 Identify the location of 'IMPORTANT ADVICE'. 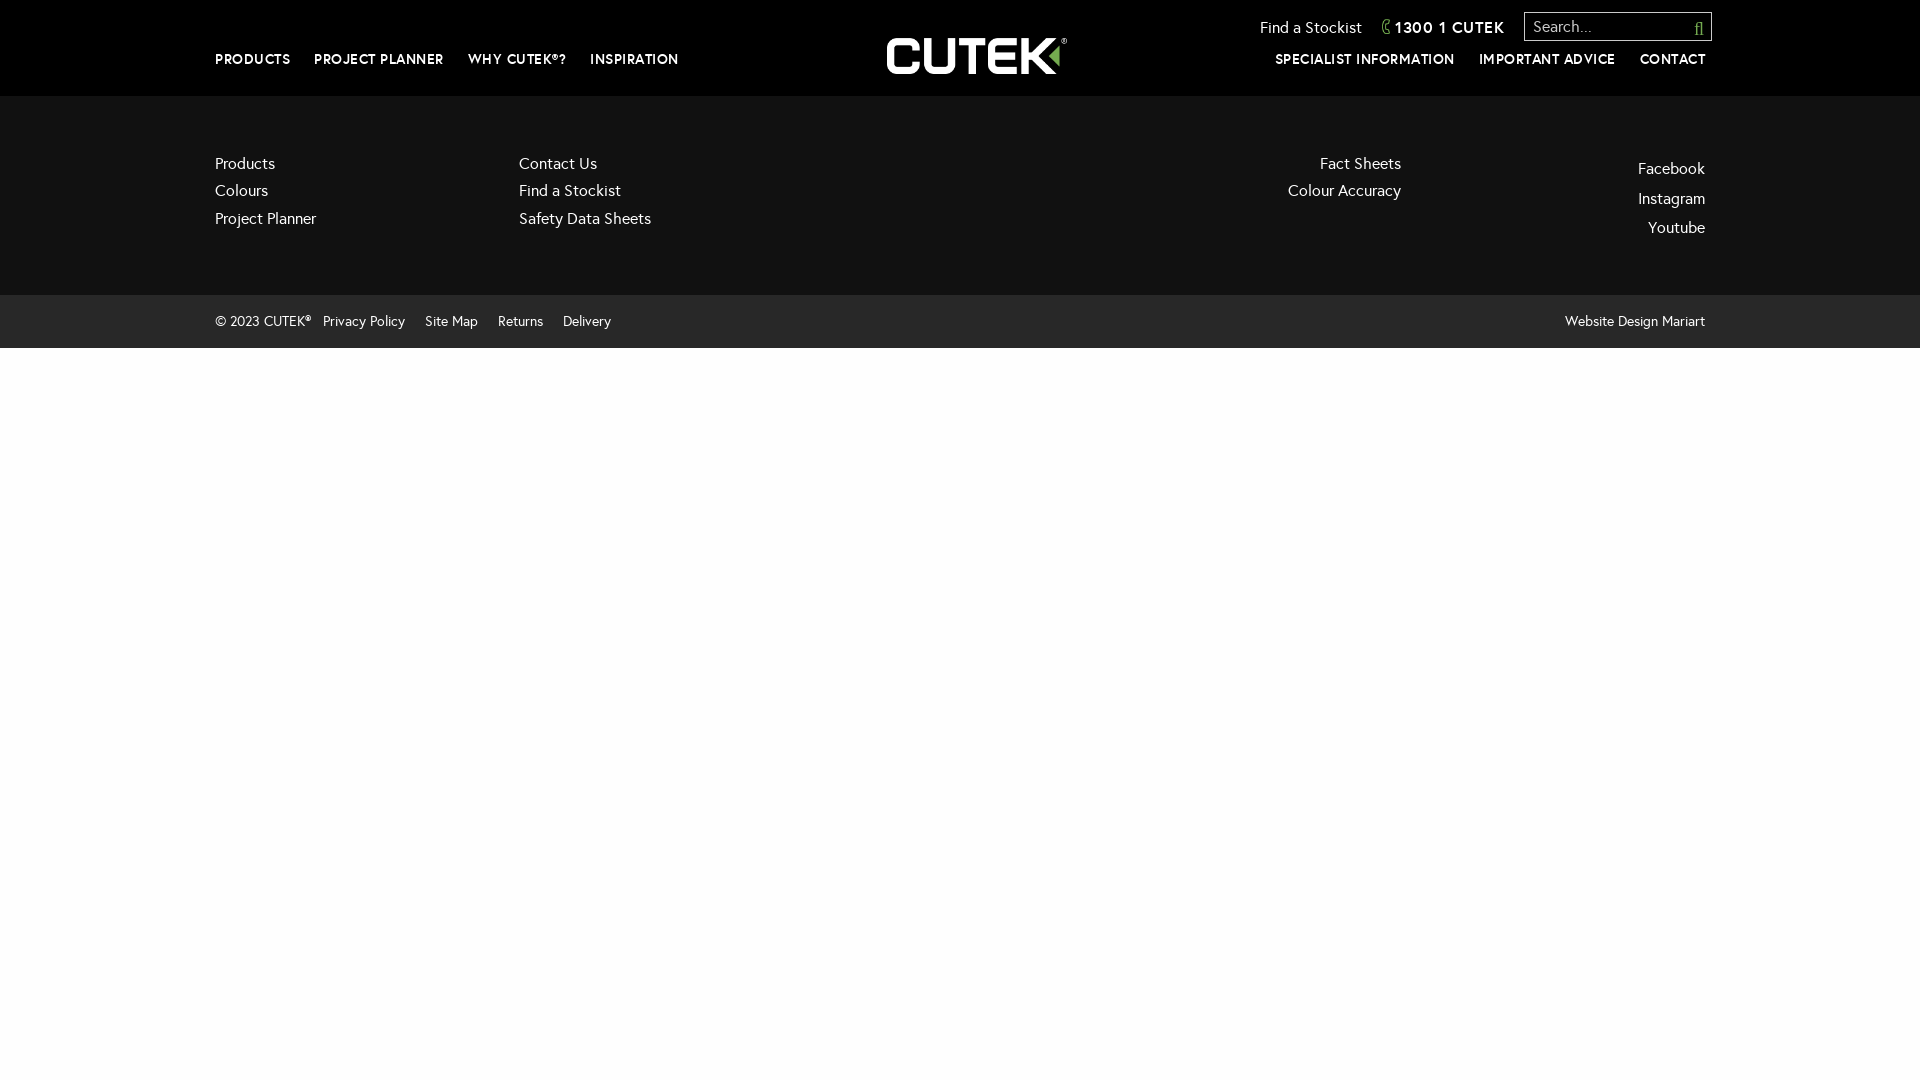
(1545, 57).